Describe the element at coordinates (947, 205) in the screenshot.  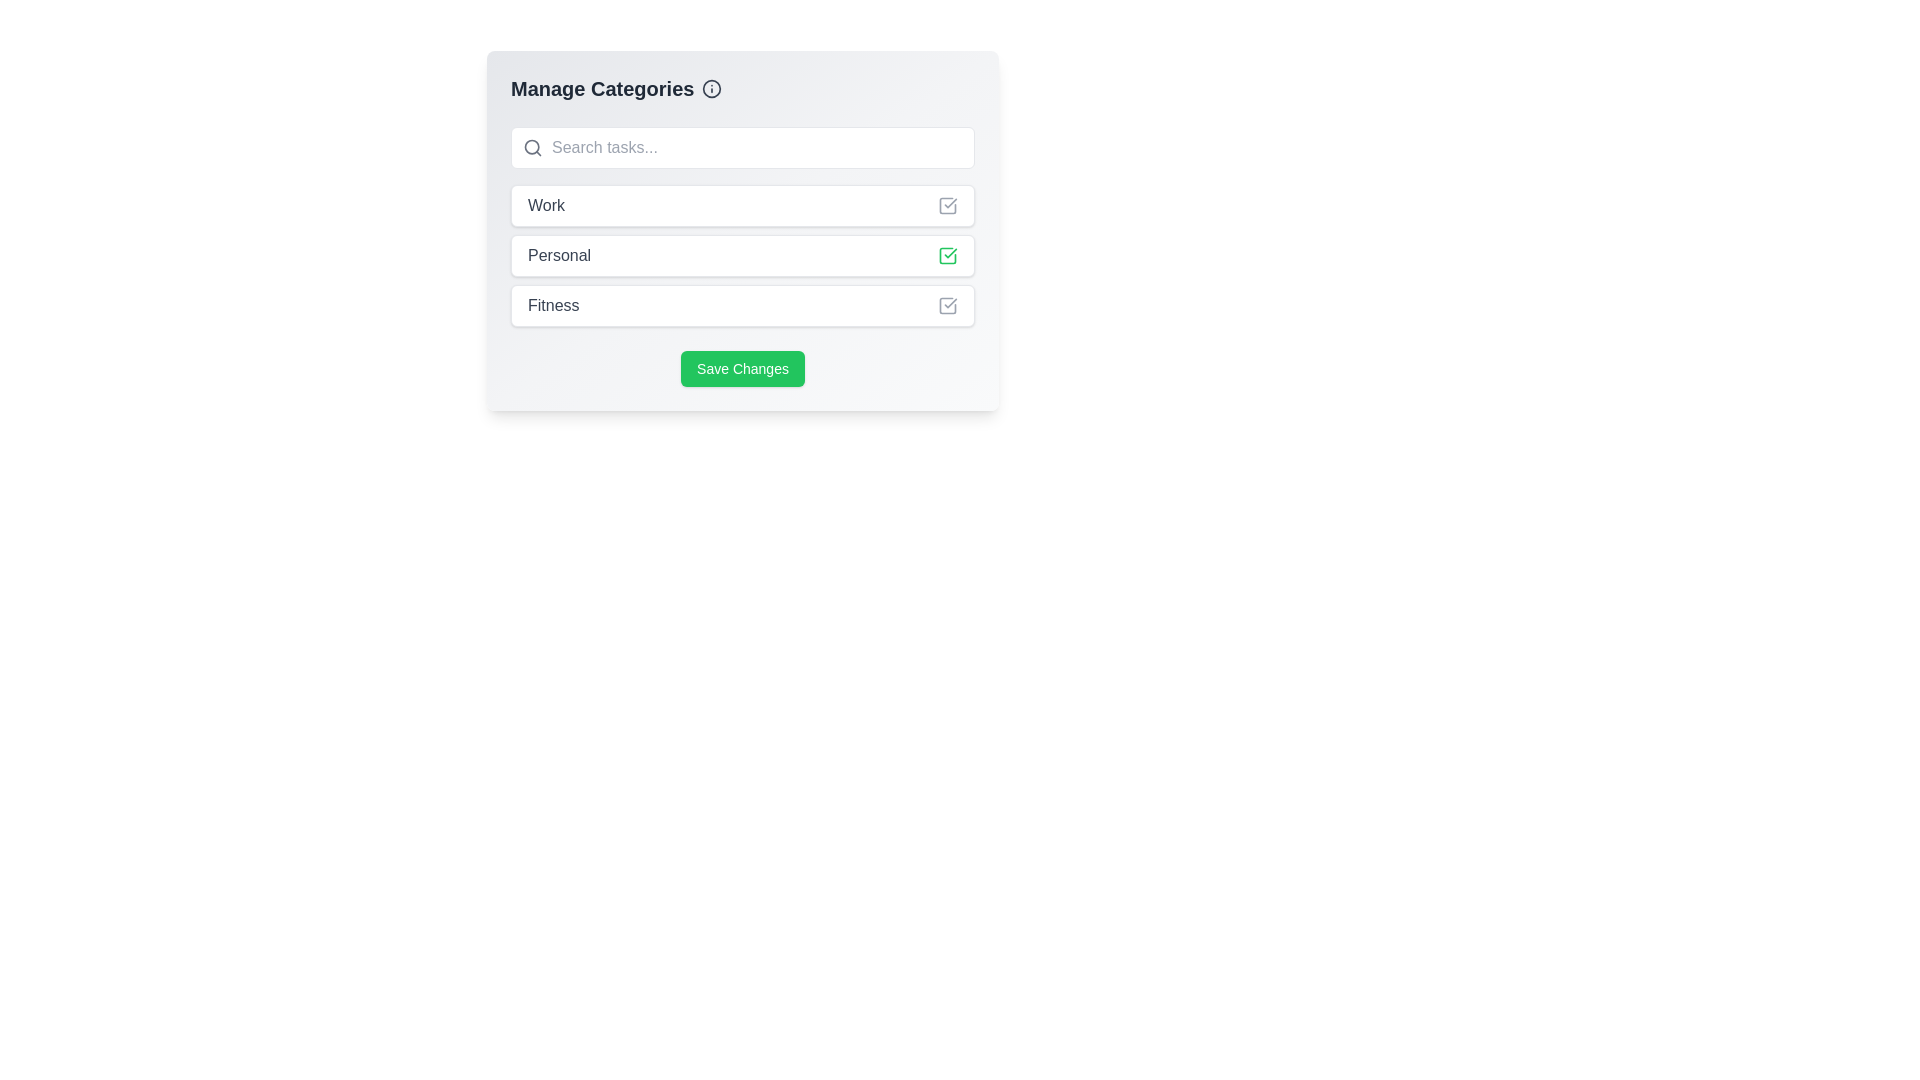
I see `the checkbox for the 'Work' category` at that location.